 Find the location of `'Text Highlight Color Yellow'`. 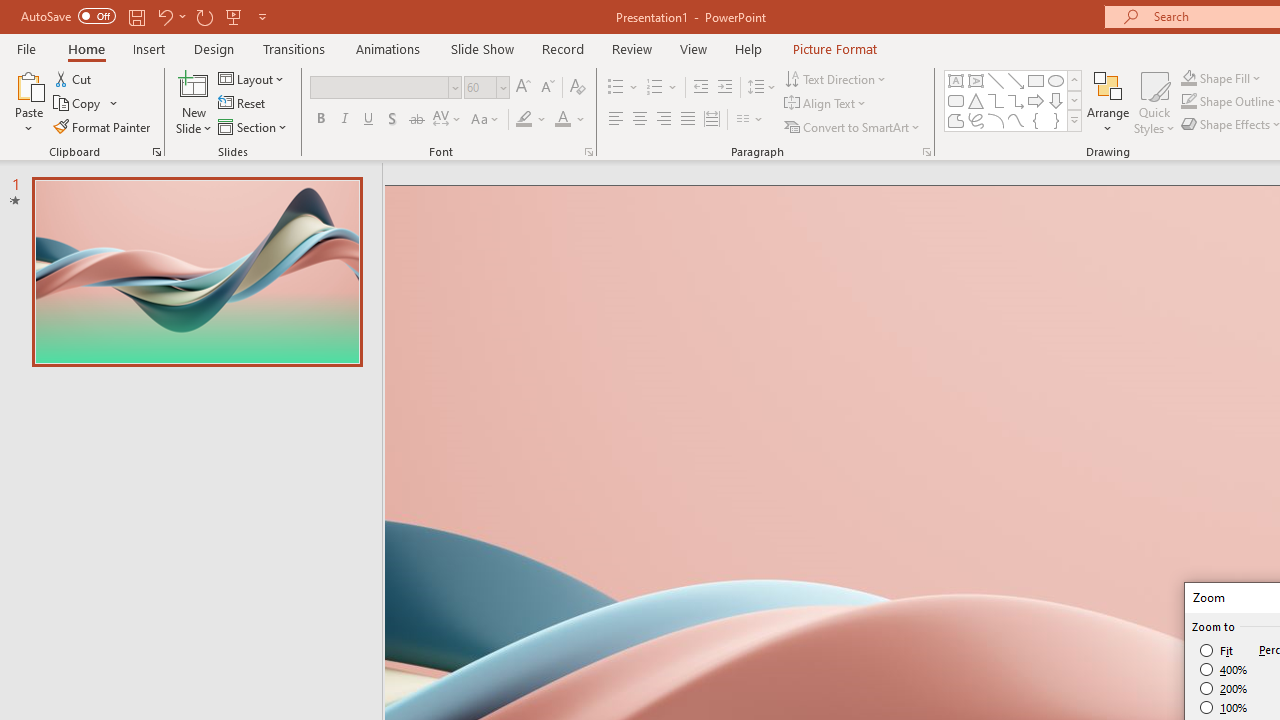

'Text Highlight Color Yellow' is located at coordinates (524, 119).